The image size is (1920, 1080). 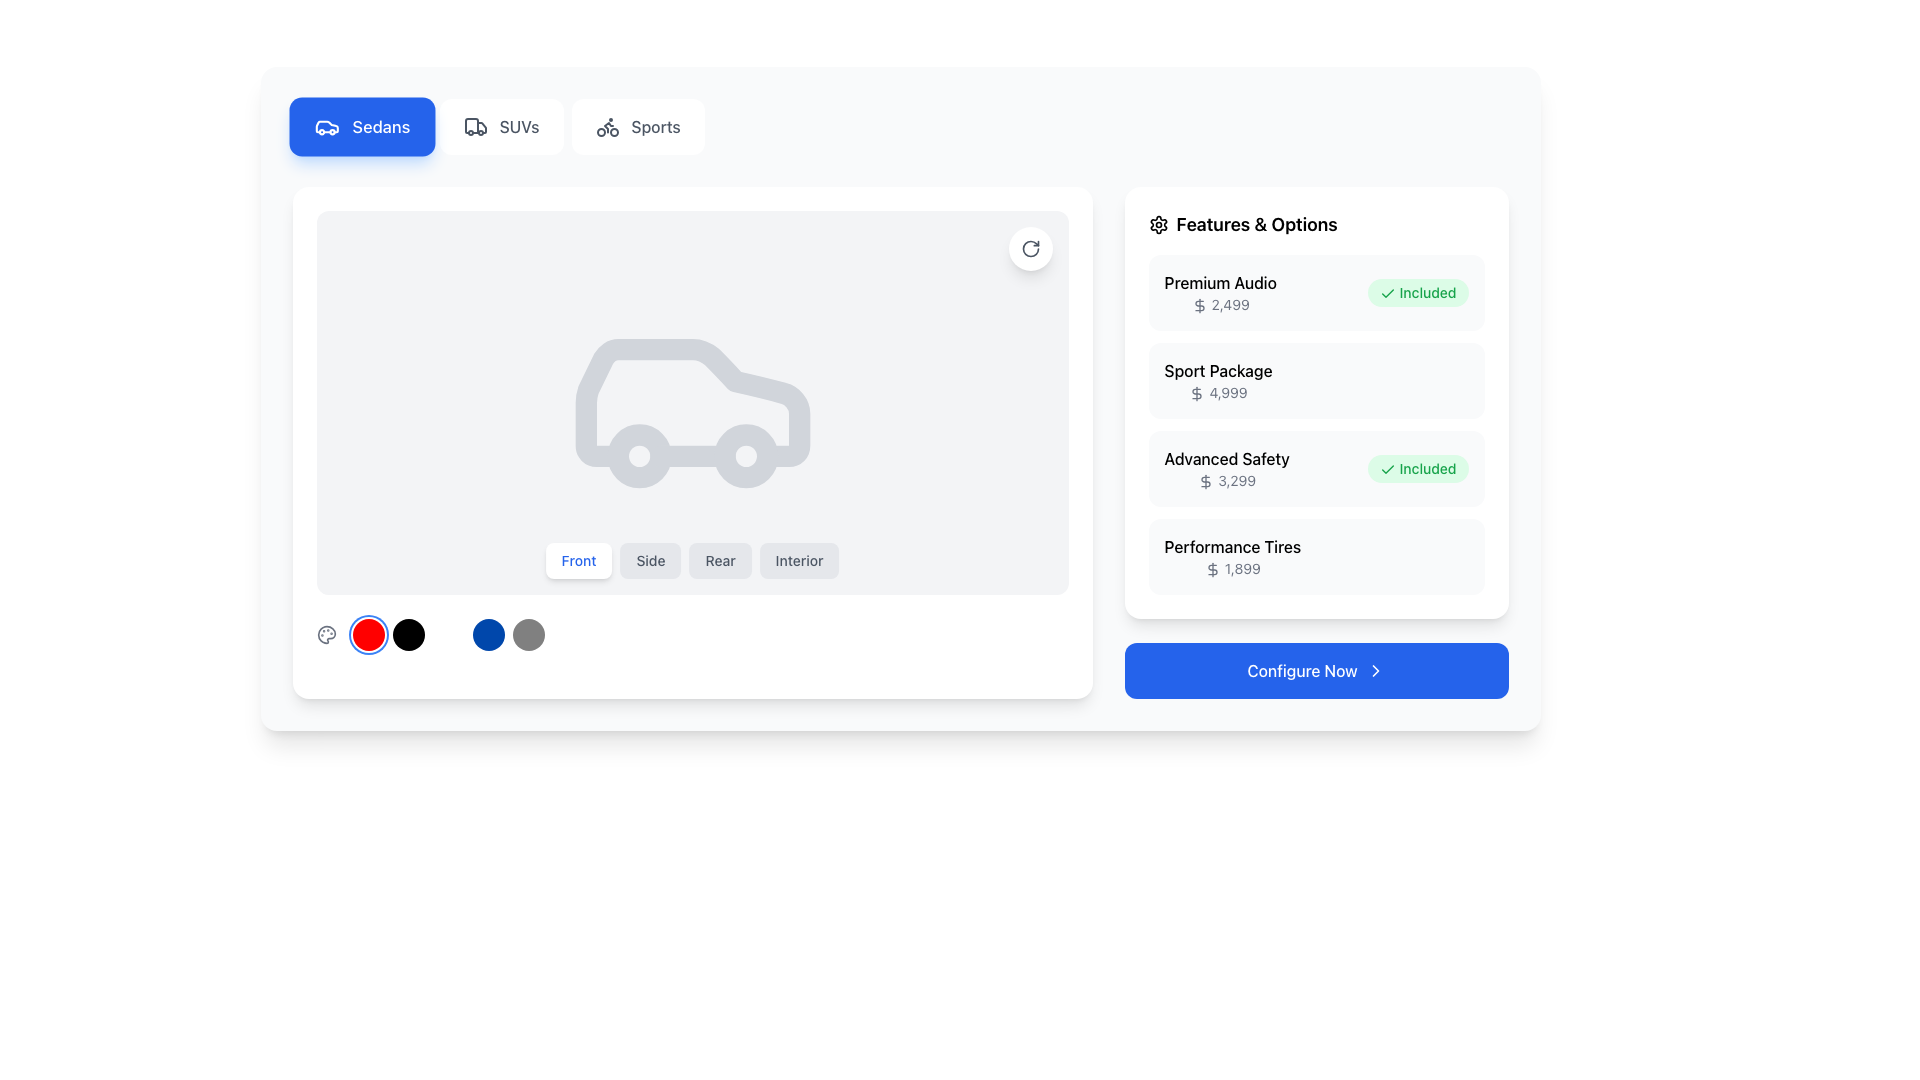 What do you see at coordinates (1219, 304) in the screenshot?
I see `the Price Label indicating the price of the 'Premium Audio' feature, located at the top of the features list` at bounding box center [1219, 304].